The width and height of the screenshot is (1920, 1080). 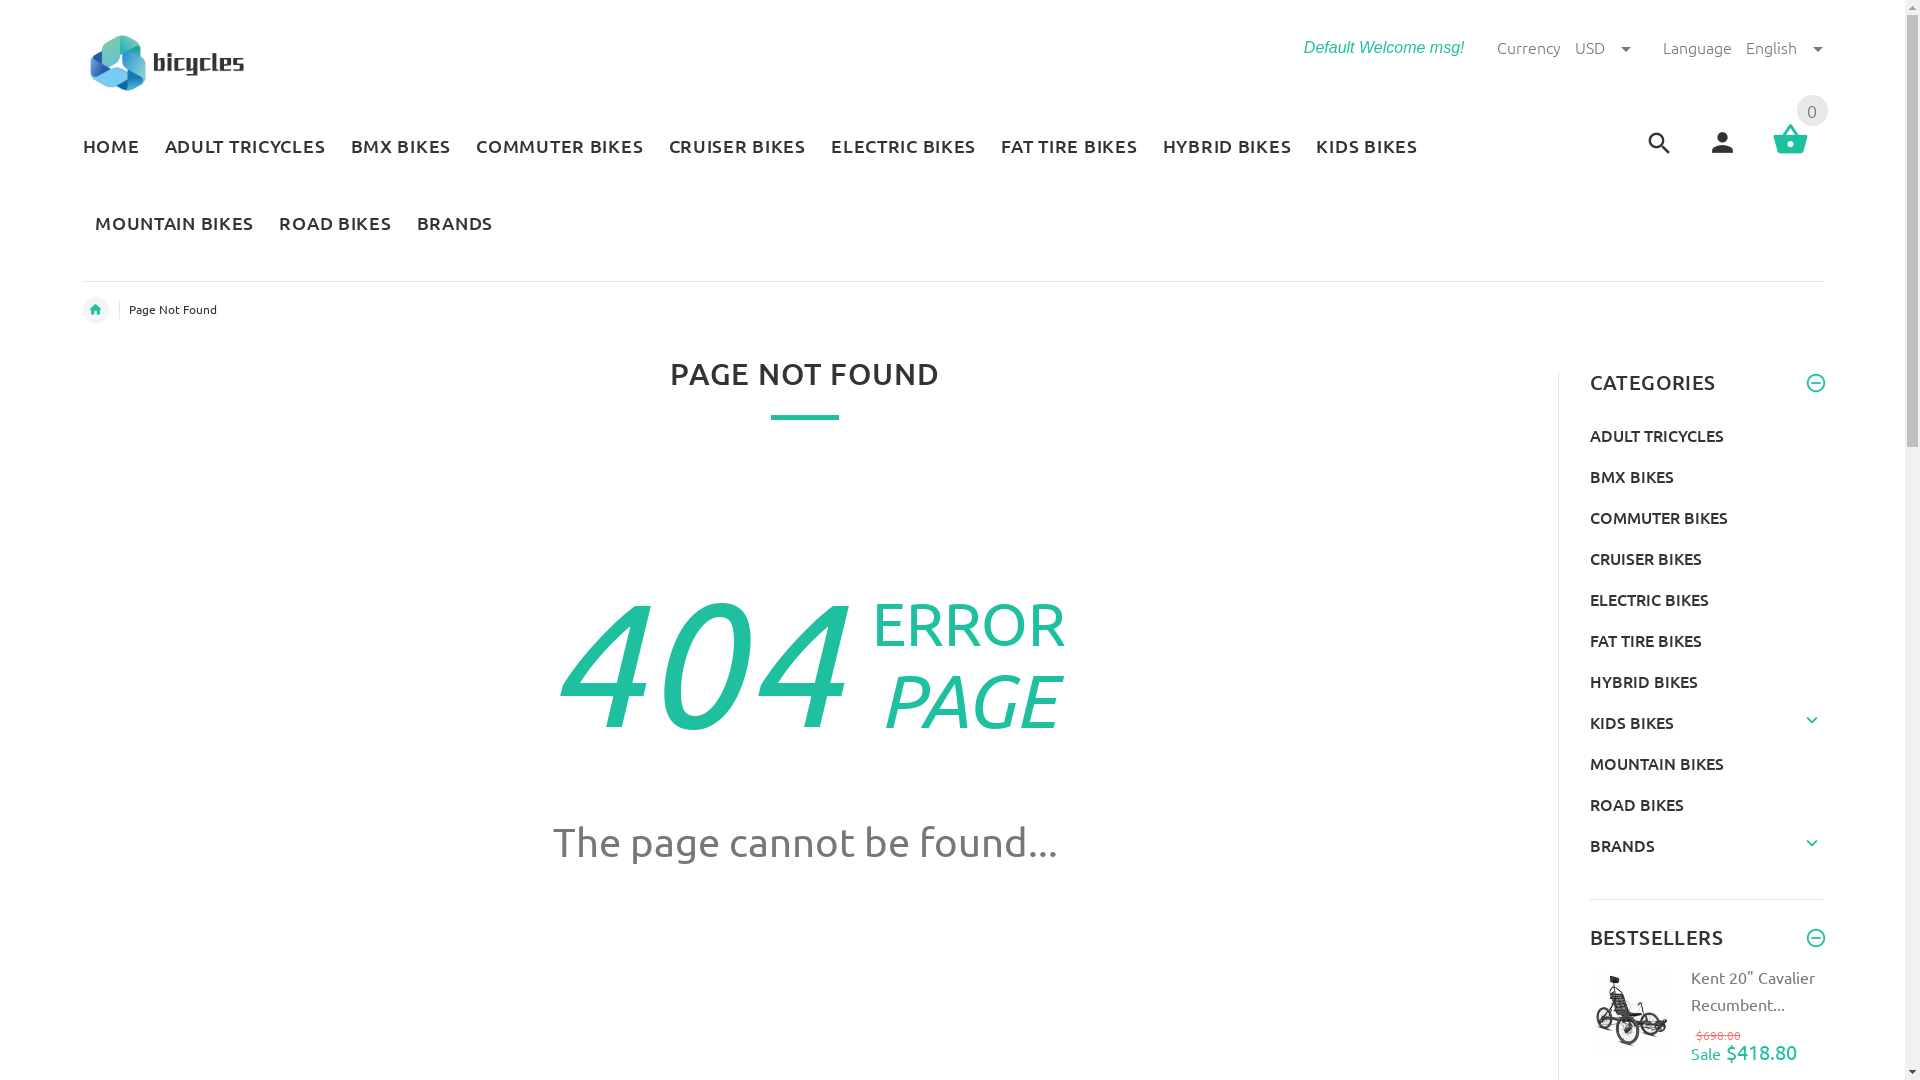 What do you see at coordinates (1784, 45) in the screenshot?
I see `'English'` at bounding box center [1784, 45].